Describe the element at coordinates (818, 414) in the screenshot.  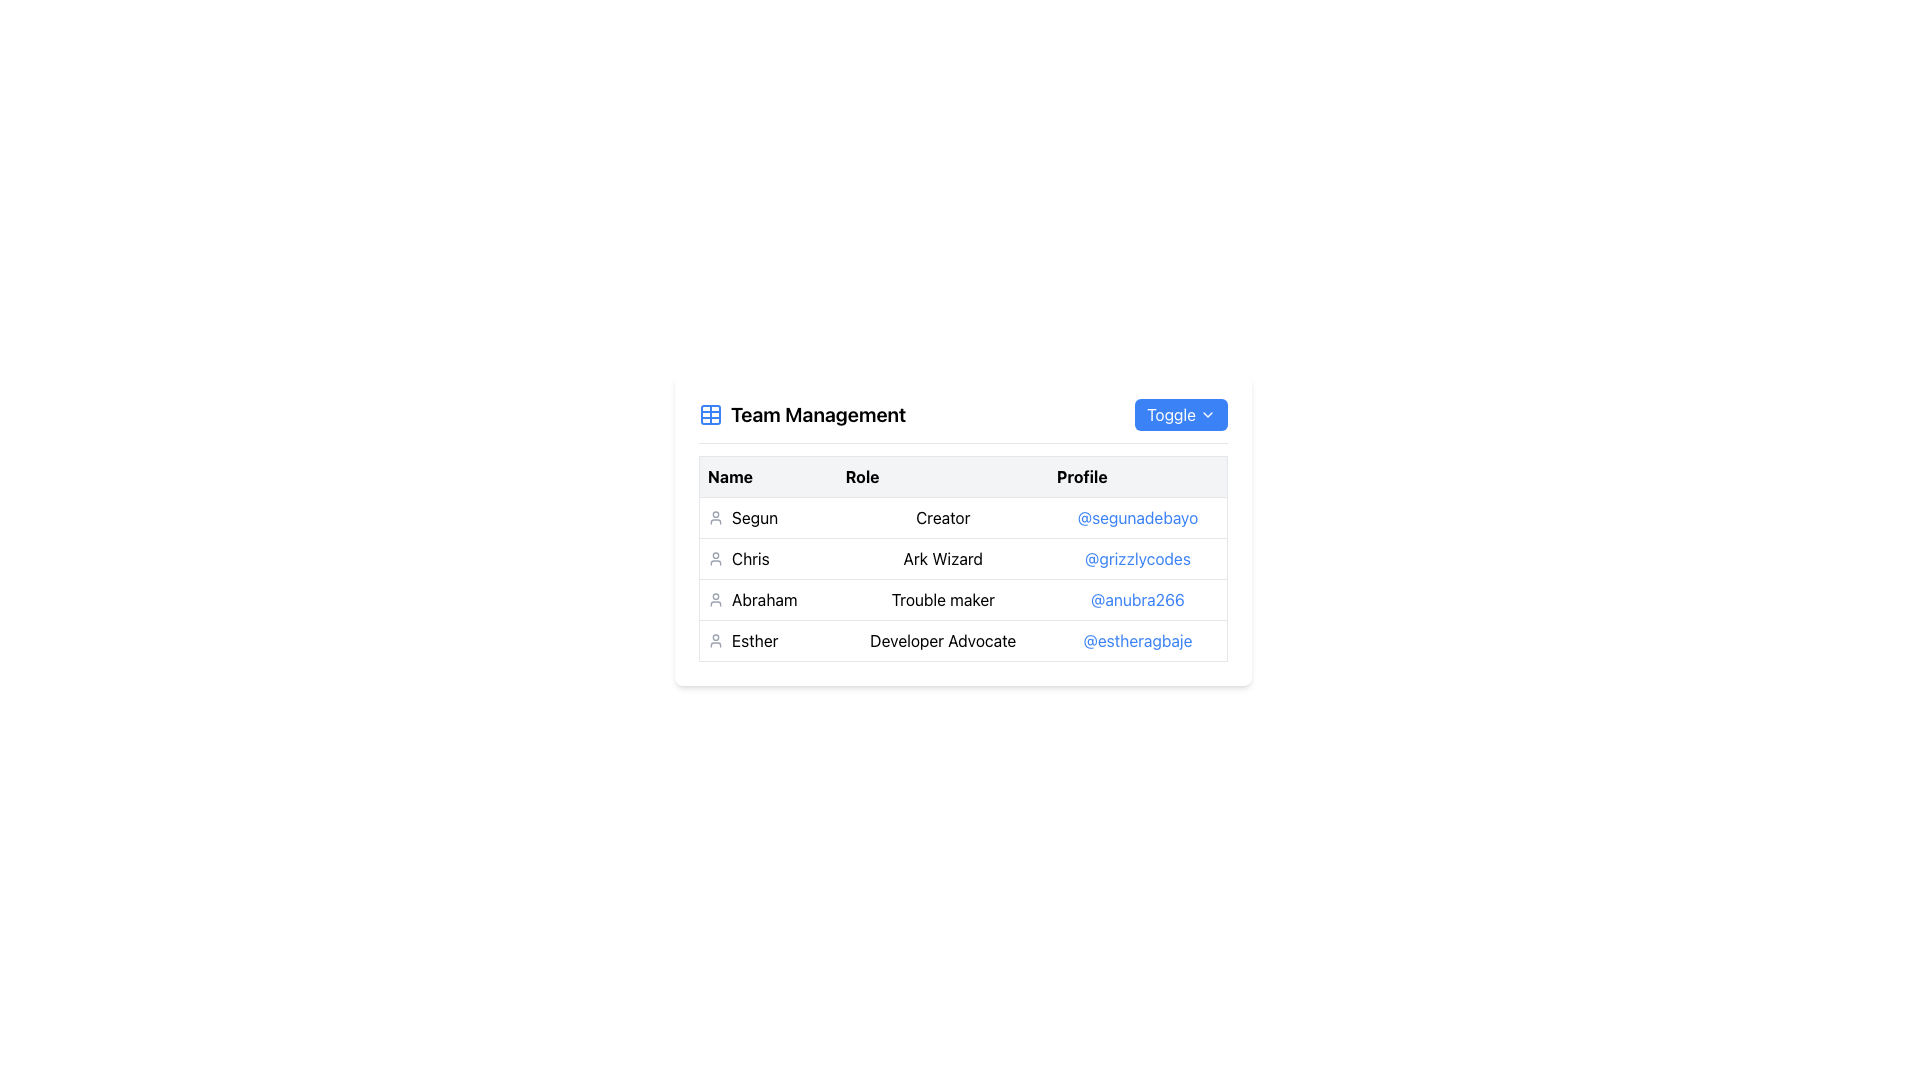
I see `the text label 'Team Management', which is a bold and large-sized header positioned to the right of a blue table icon near the top center of the interface` at that location.